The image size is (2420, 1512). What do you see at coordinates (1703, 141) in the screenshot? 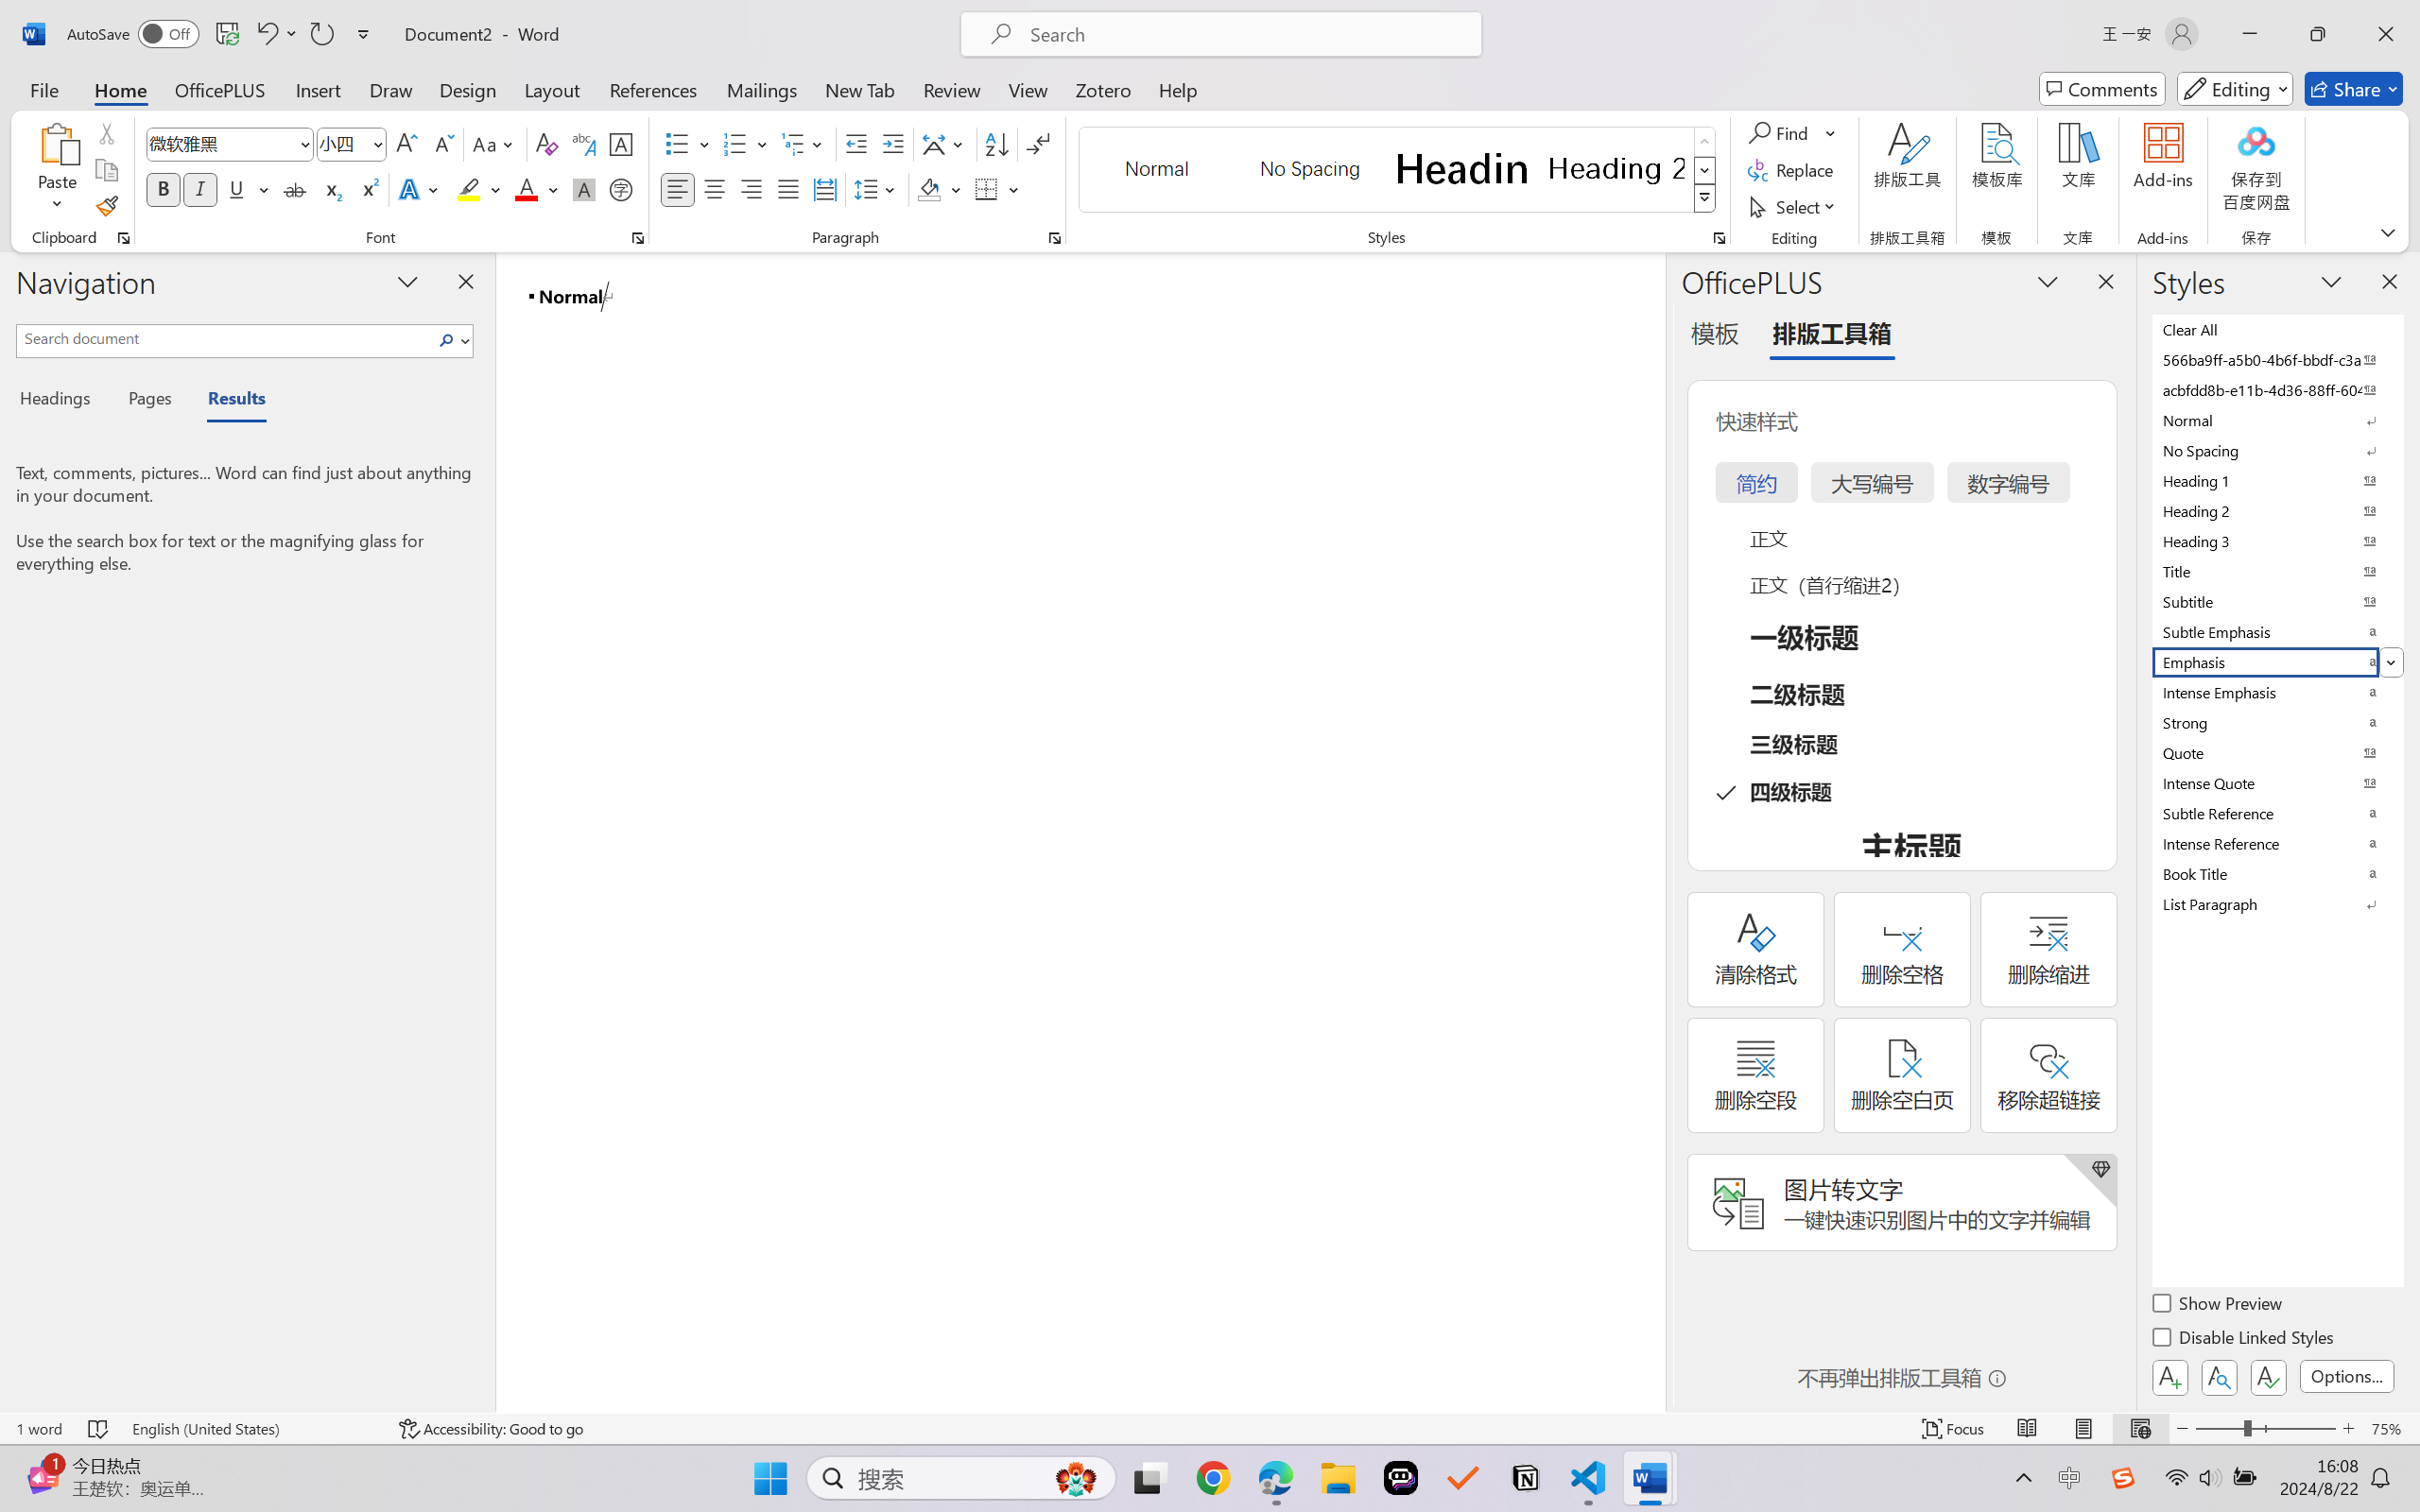
I see `'Row up'` at bounding box center [1703, 141].